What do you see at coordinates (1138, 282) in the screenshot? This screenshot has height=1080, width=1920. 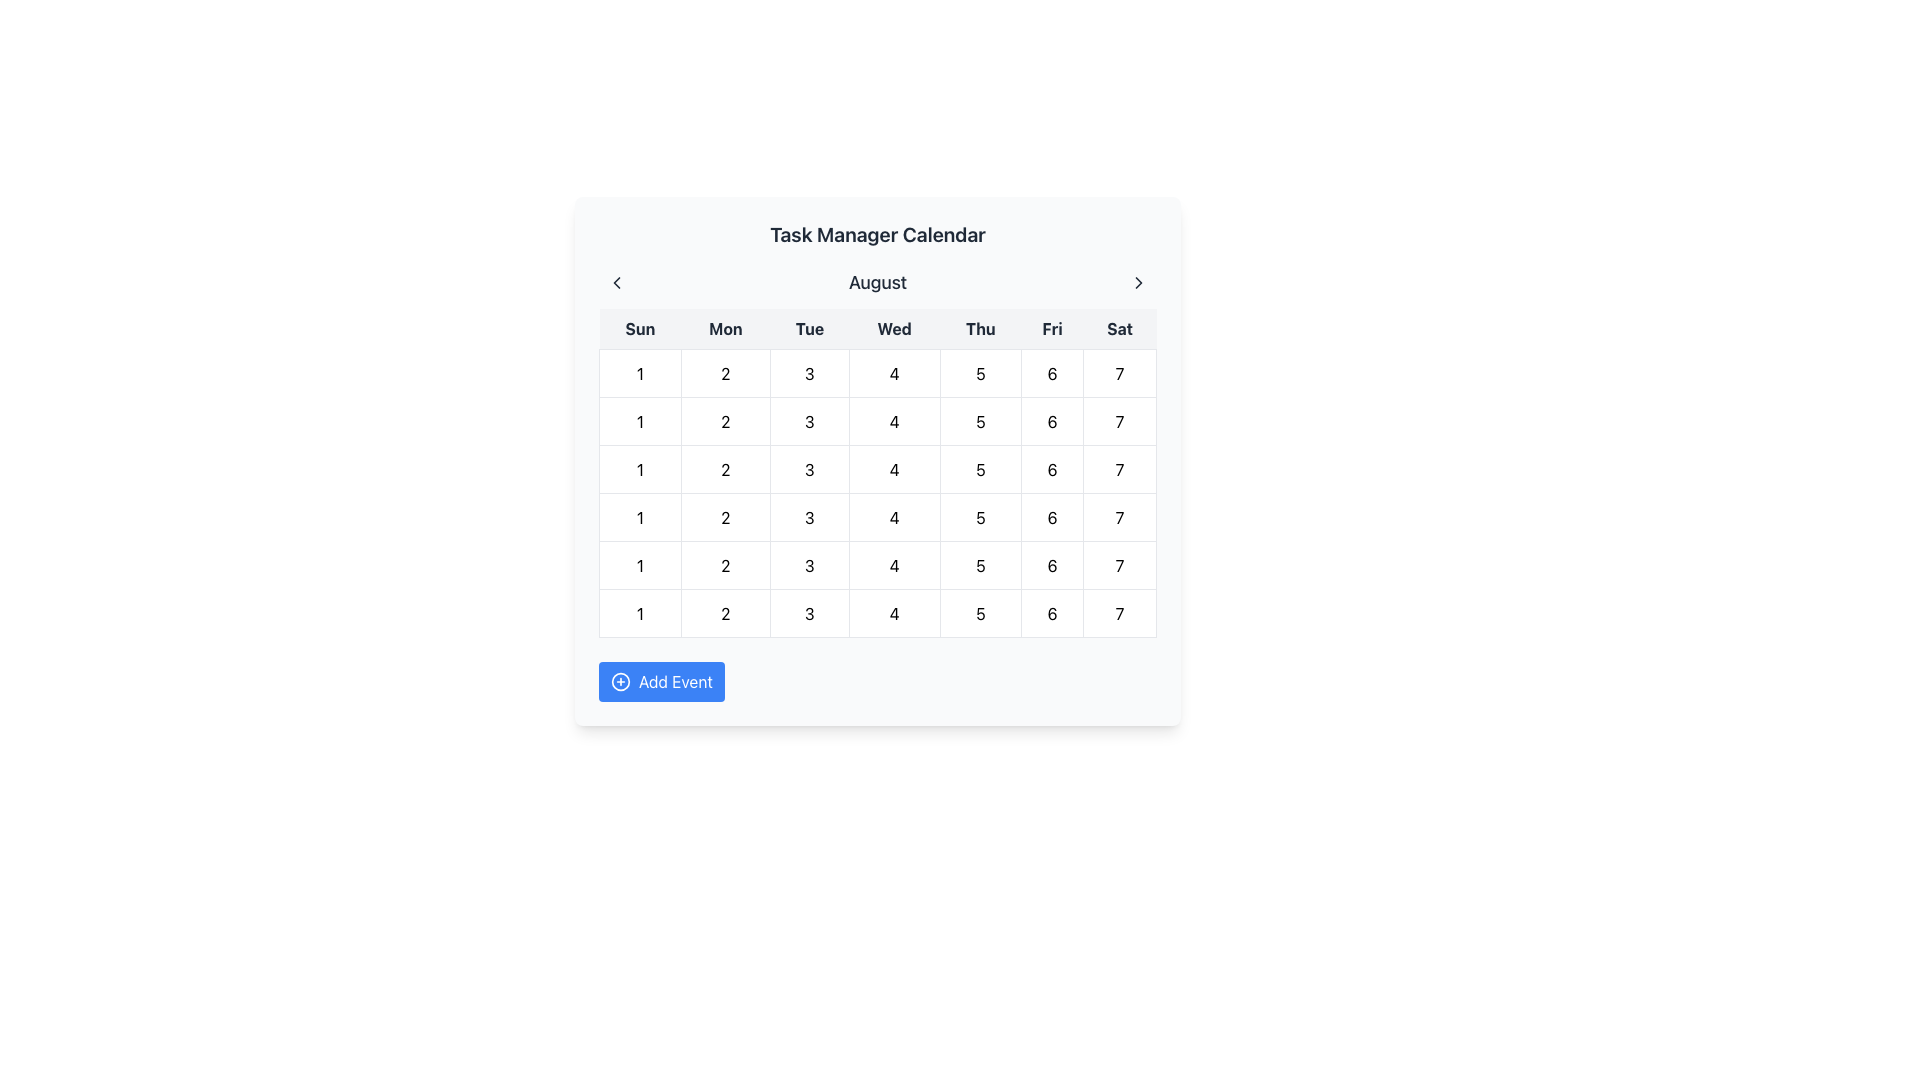 I see `the right-pointing chevron icon located in the top-right corner of the application's header area` at bounding box center [1138, 282].